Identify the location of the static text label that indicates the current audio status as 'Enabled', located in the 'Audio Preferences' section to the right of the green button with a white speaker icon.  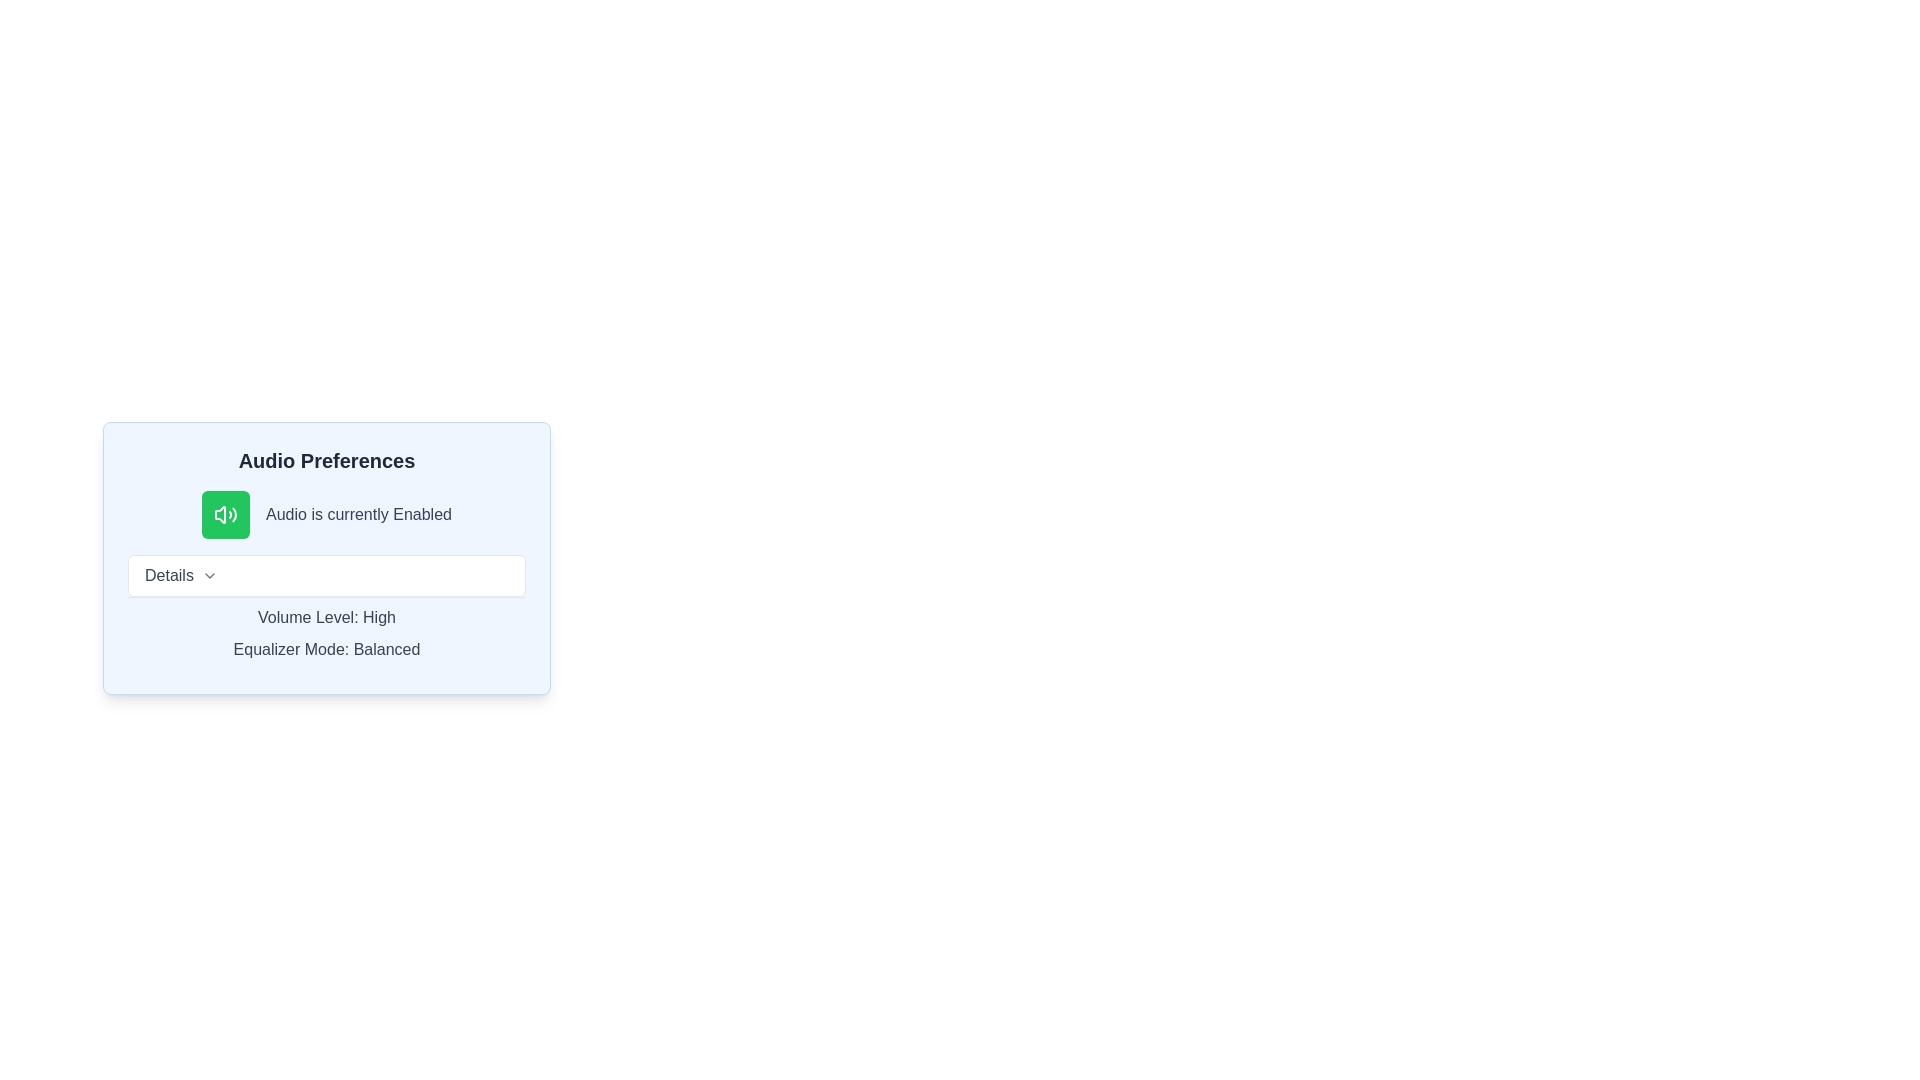
(359, 514).